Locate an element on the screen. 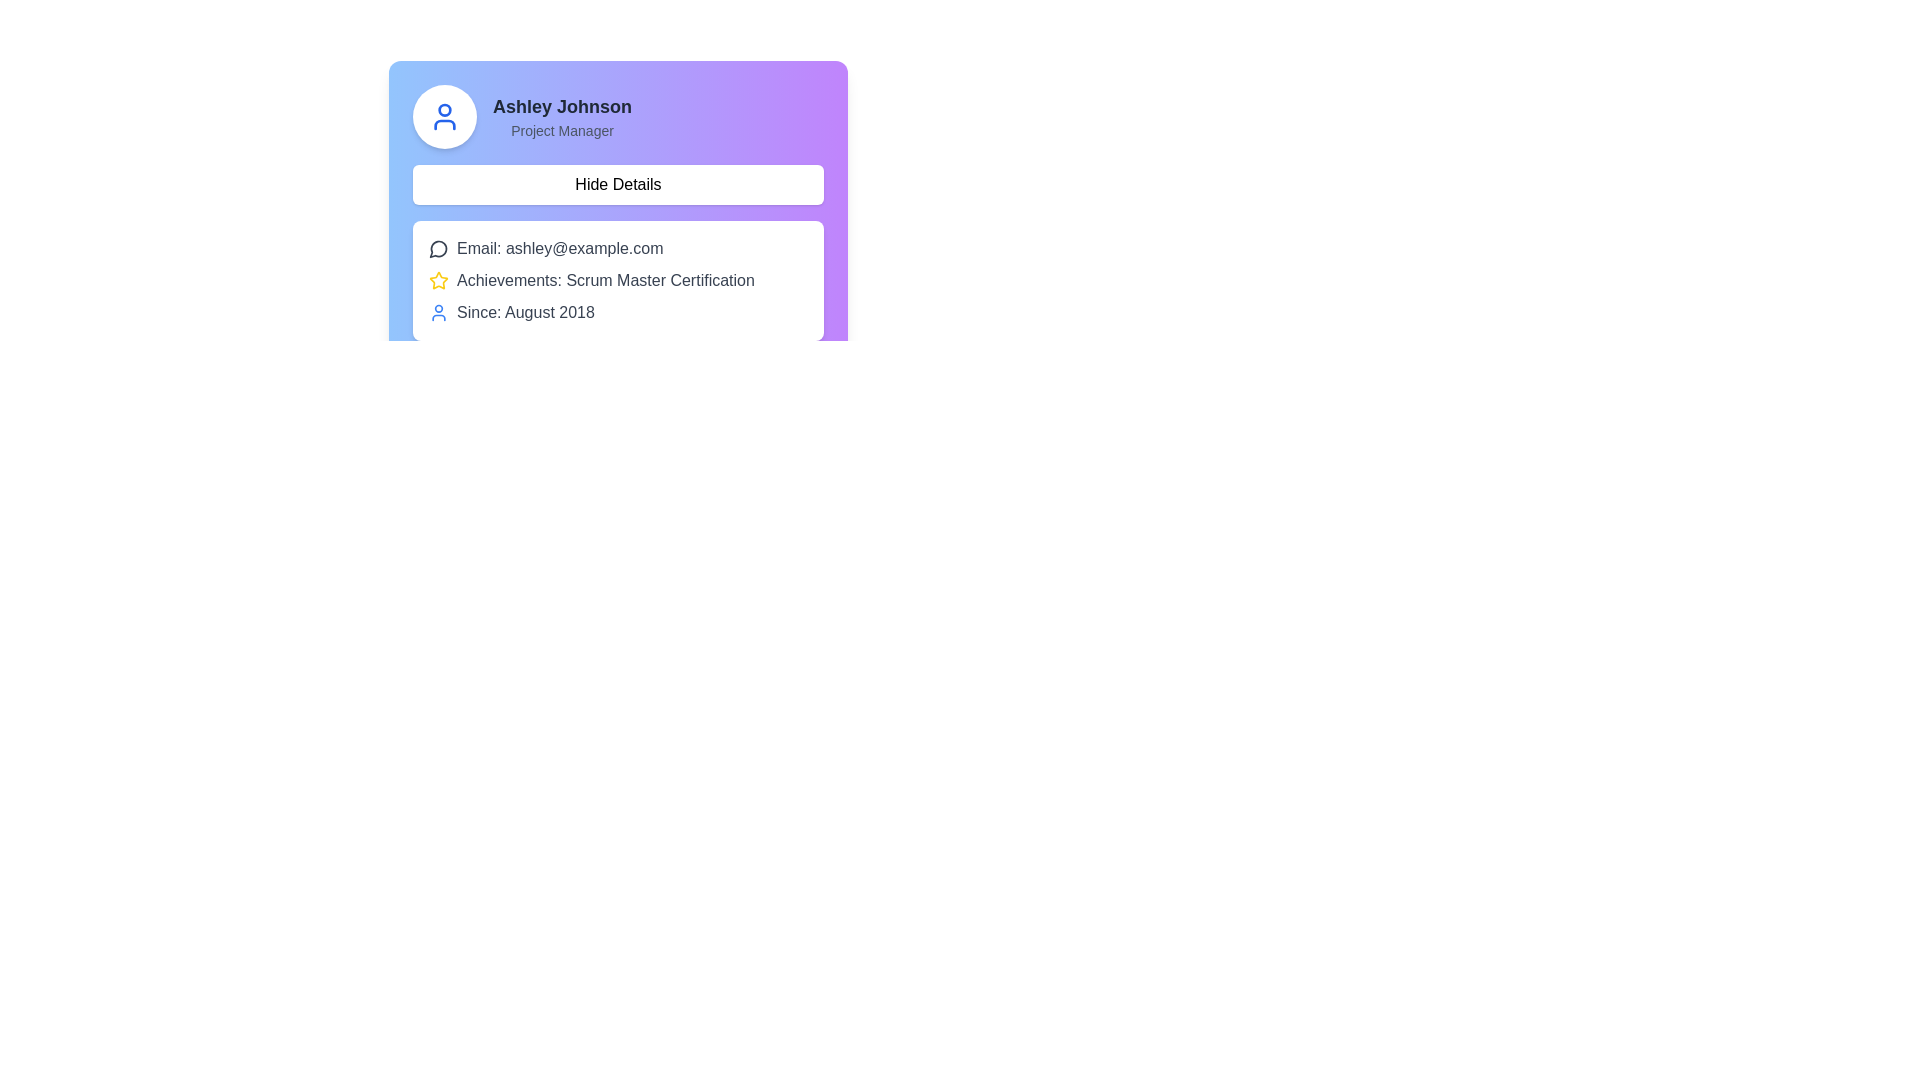 Image resolution: width=1920 pixels, height=1080 pixels. the static text label 'Project Manager' located below the name 'Ashley Johnson' in the profile card is located at coordinates (561, 131).